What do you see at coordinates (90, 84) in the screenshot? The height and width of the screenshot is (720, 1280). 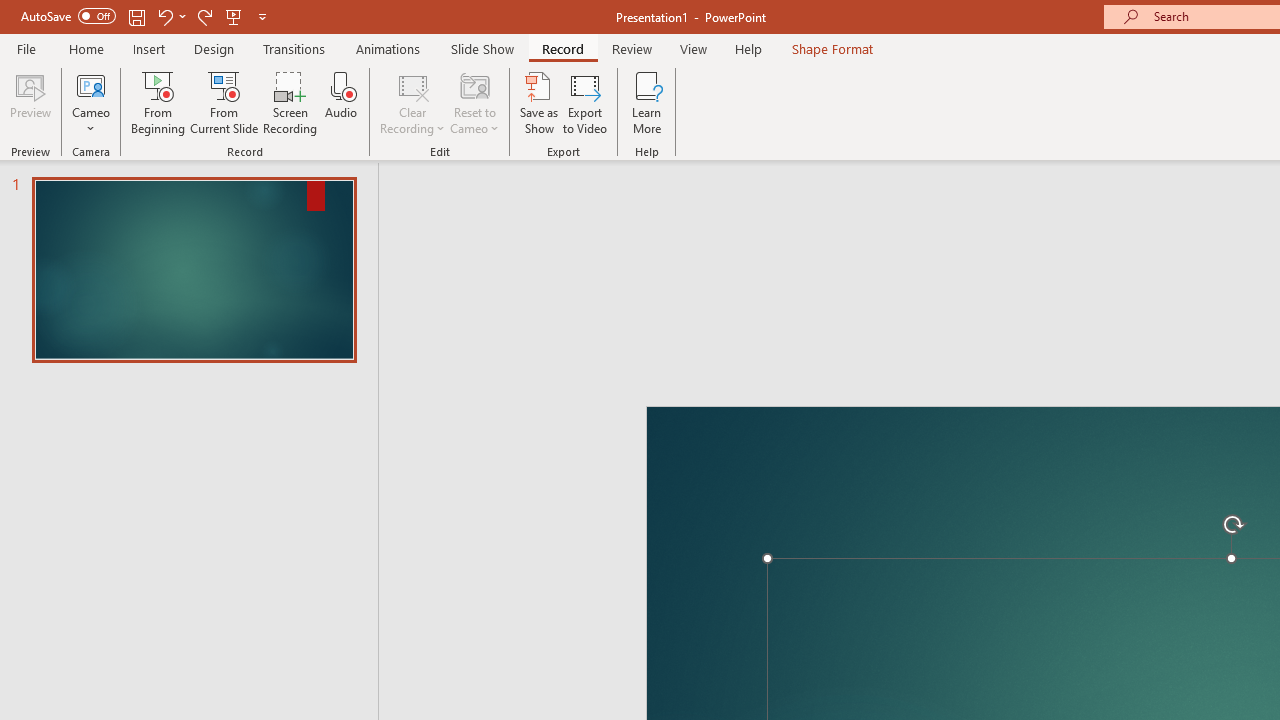 I see `'Cameo'` at bounding box center [90, 84].